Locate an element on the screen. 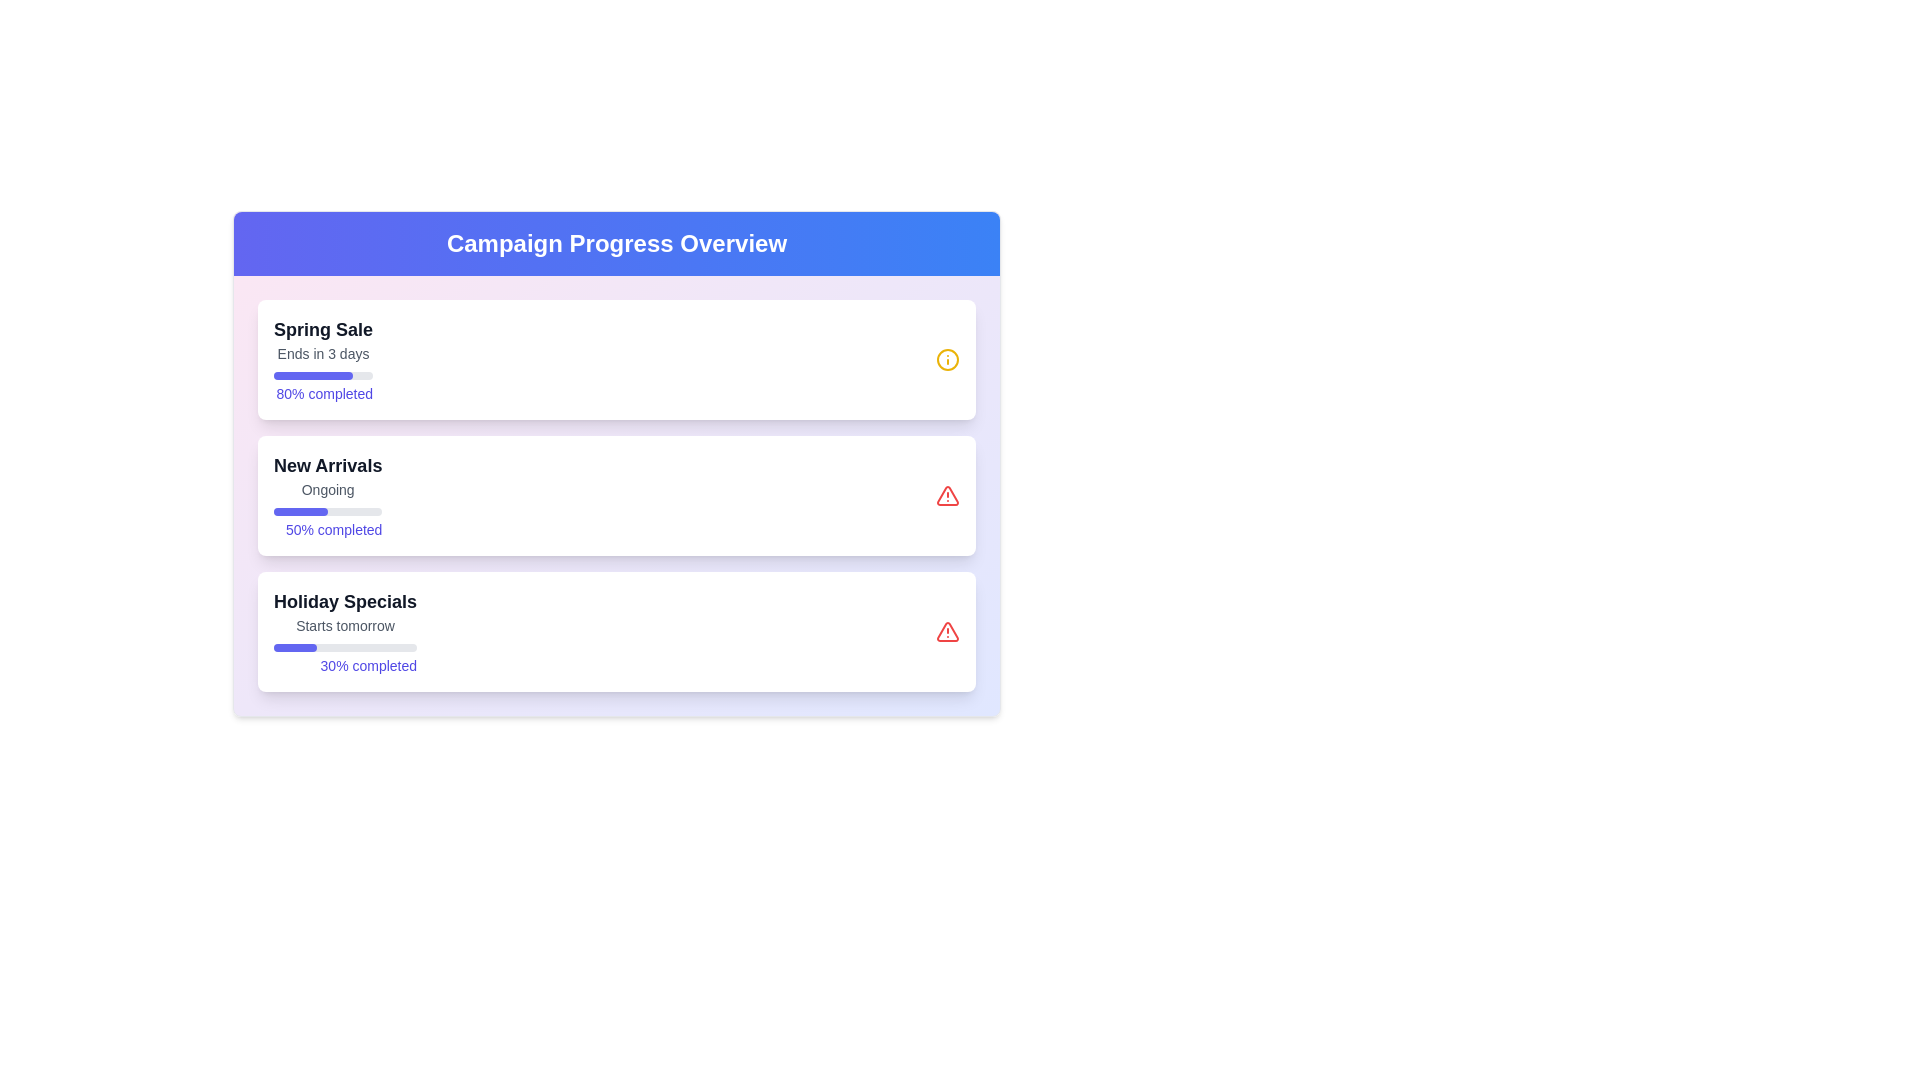 The width and height of the screenshot is (1920, 1080). the text display that shows '80% completed' in bright indigo color, located below the progress bar in the 'Spring Sale' section is located at coordinates (323, 393).